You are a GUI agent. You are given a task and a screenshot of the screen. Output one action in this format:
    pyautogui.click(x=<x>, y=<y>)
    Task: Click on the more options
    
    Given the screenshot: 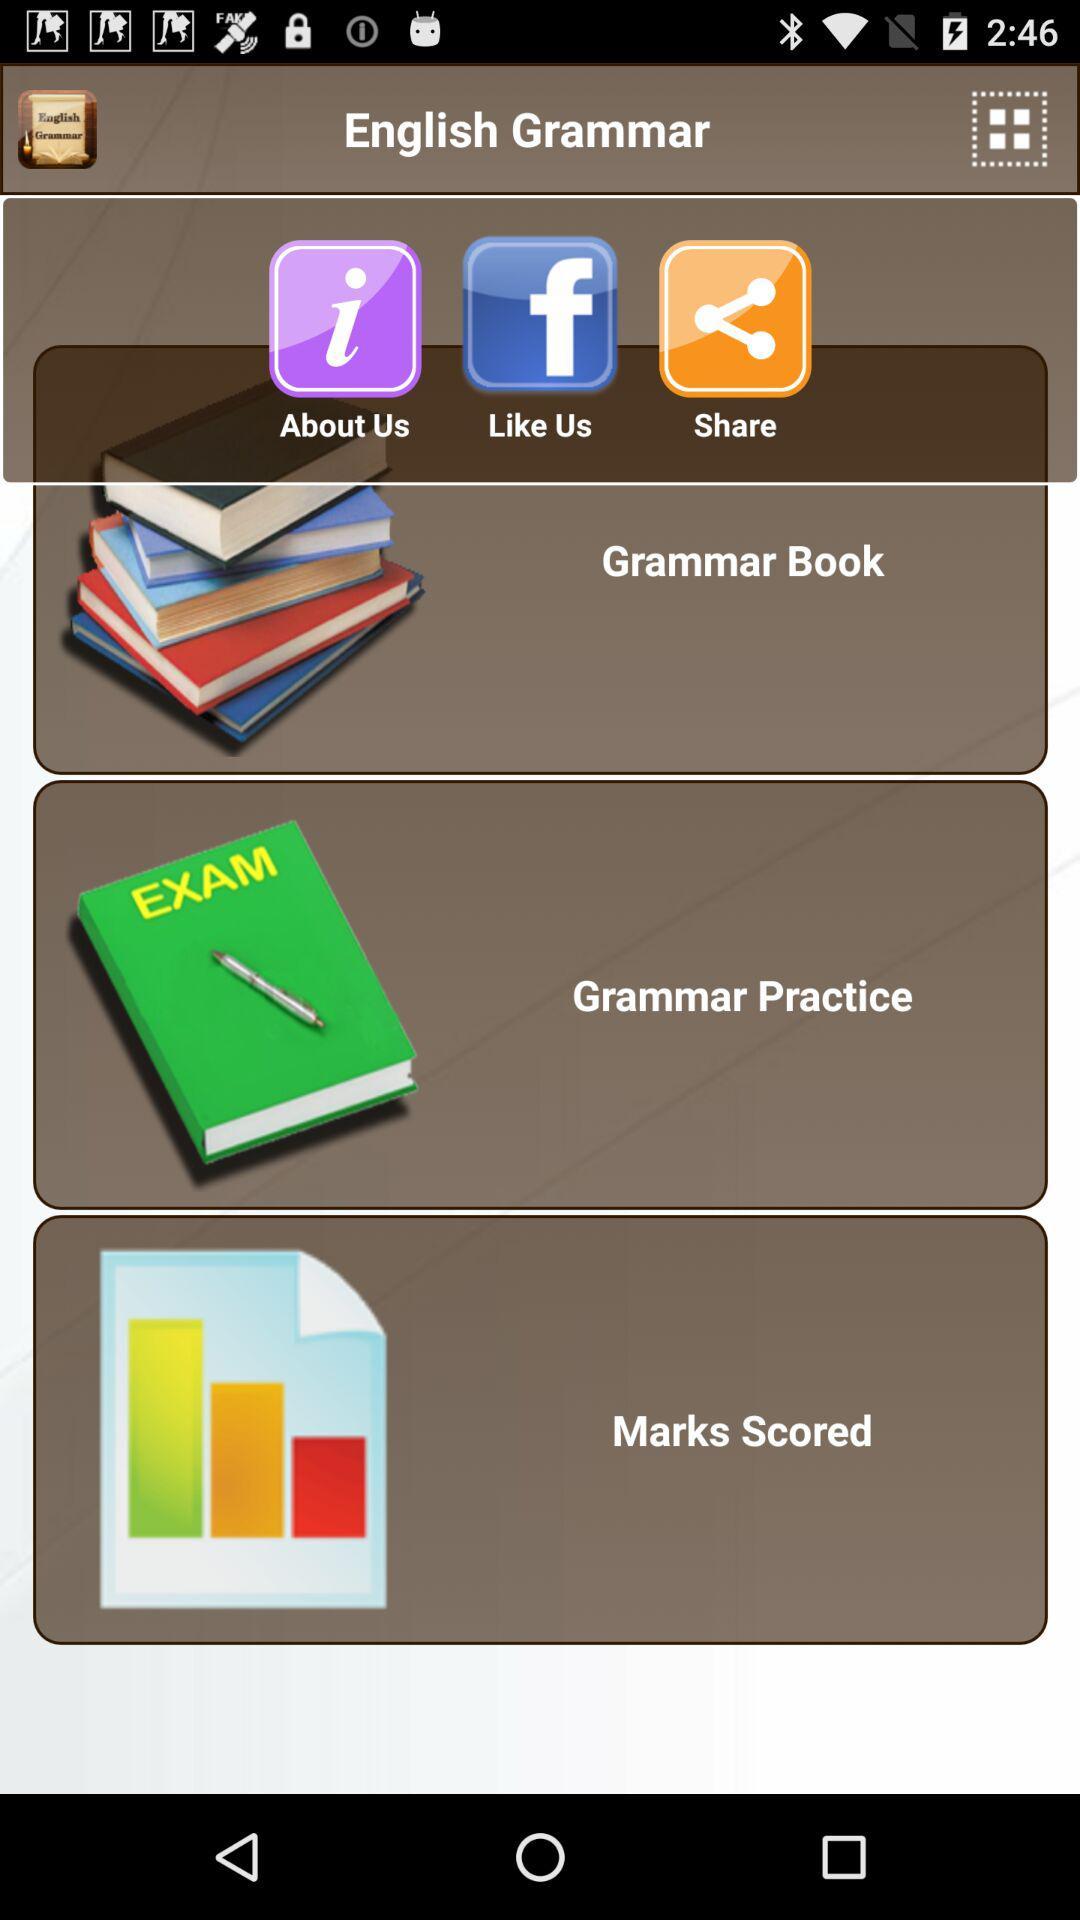 What is the action you would take?
    pyautogui.click(x=1009, y=128)
    